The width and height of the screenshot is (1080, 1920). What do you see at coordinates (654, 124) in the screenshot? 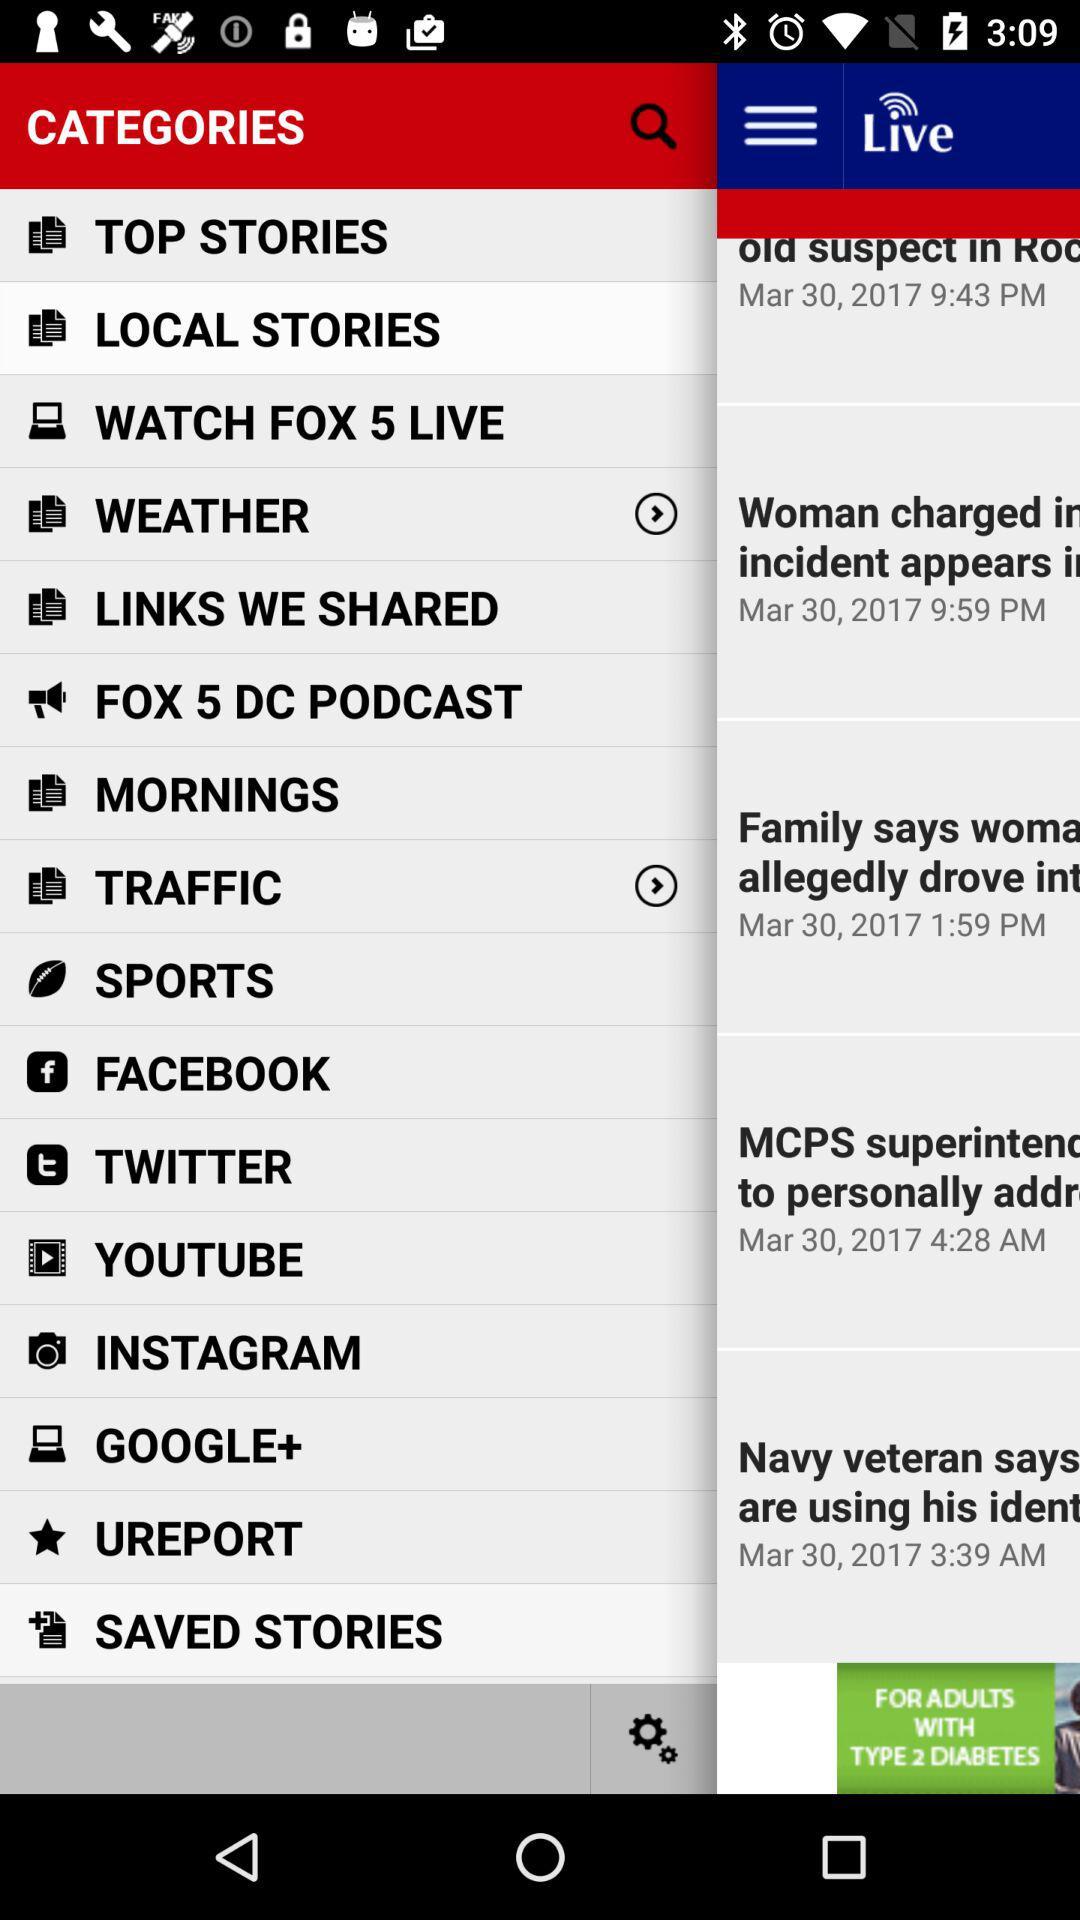
I see `this option find` at bounding box center [654, 124].